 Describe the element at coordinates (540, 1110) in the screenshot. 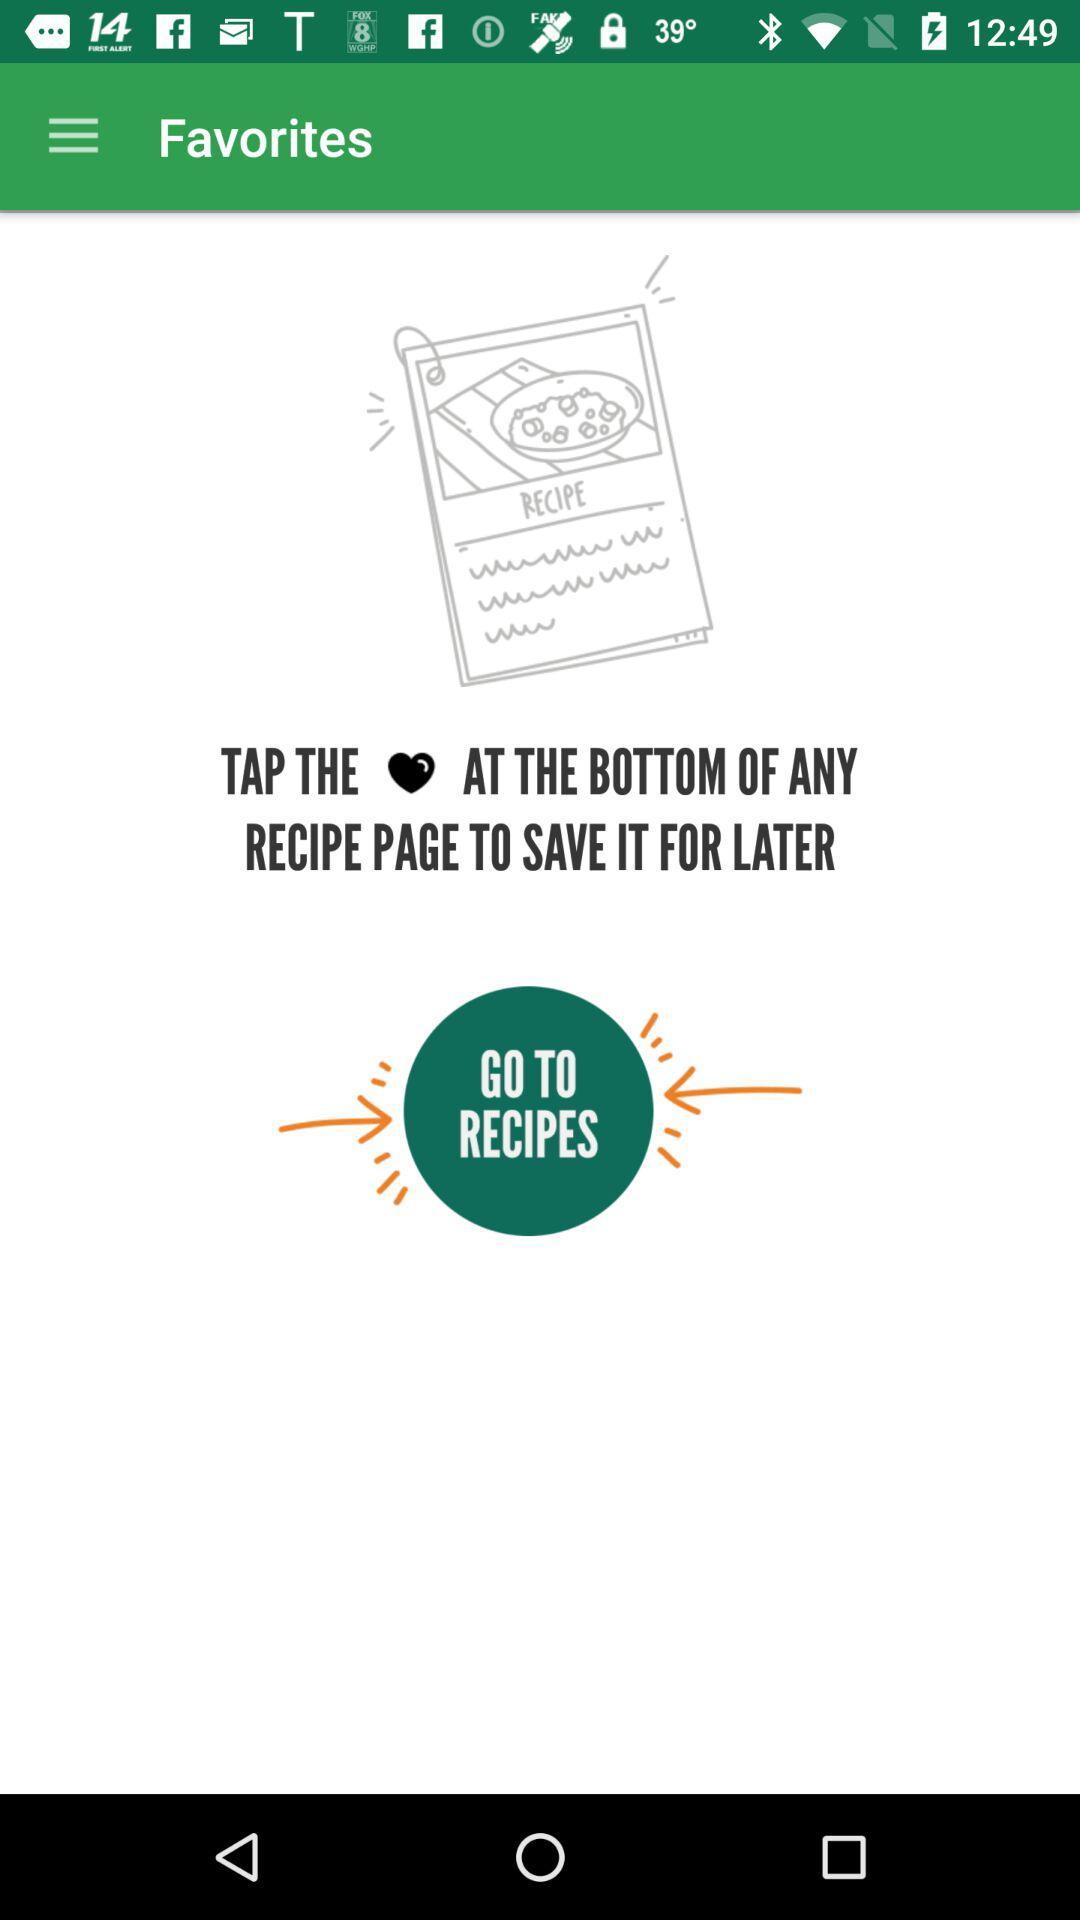

I see `push button option` at that location.